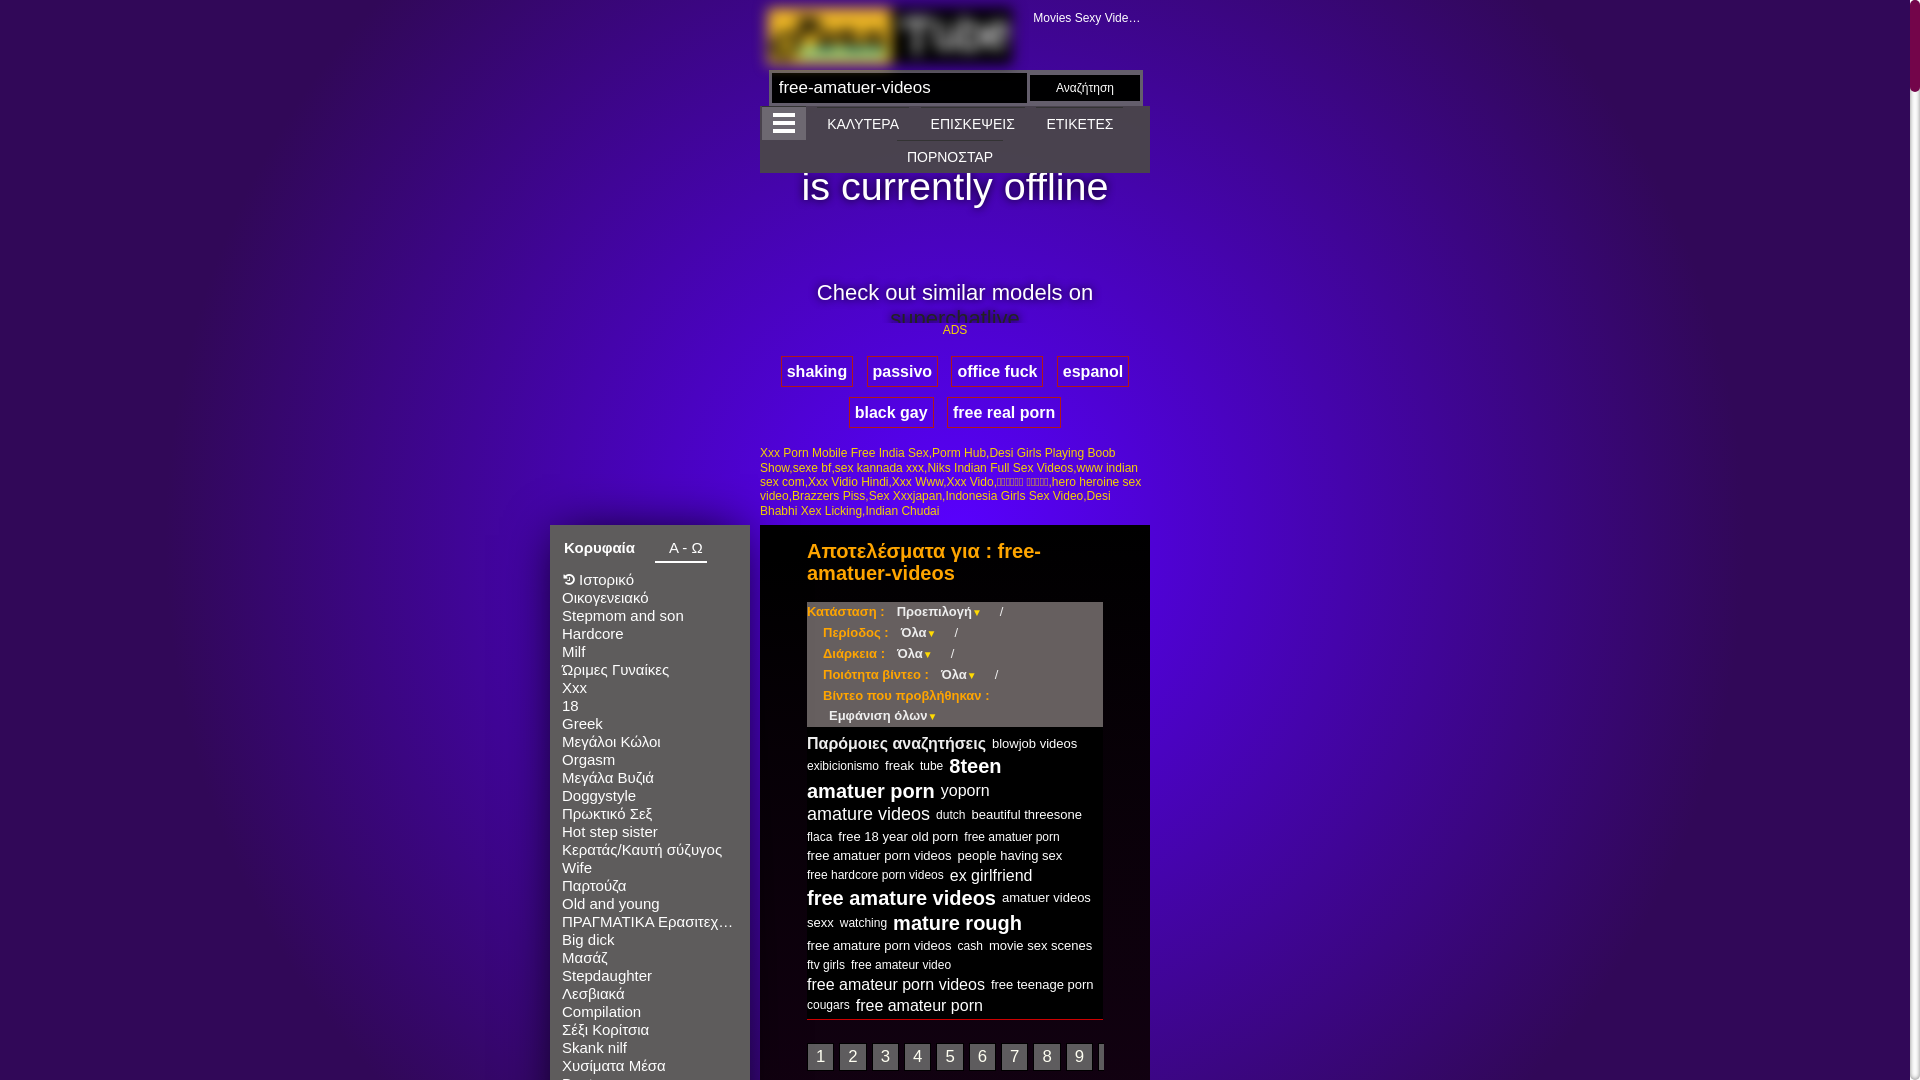 The width and height of the screenshot is (1920, 1080). What do you see at coordinates (863, 922) in the screenshot?
I see `'watching'` at bounding box center [863, 922].